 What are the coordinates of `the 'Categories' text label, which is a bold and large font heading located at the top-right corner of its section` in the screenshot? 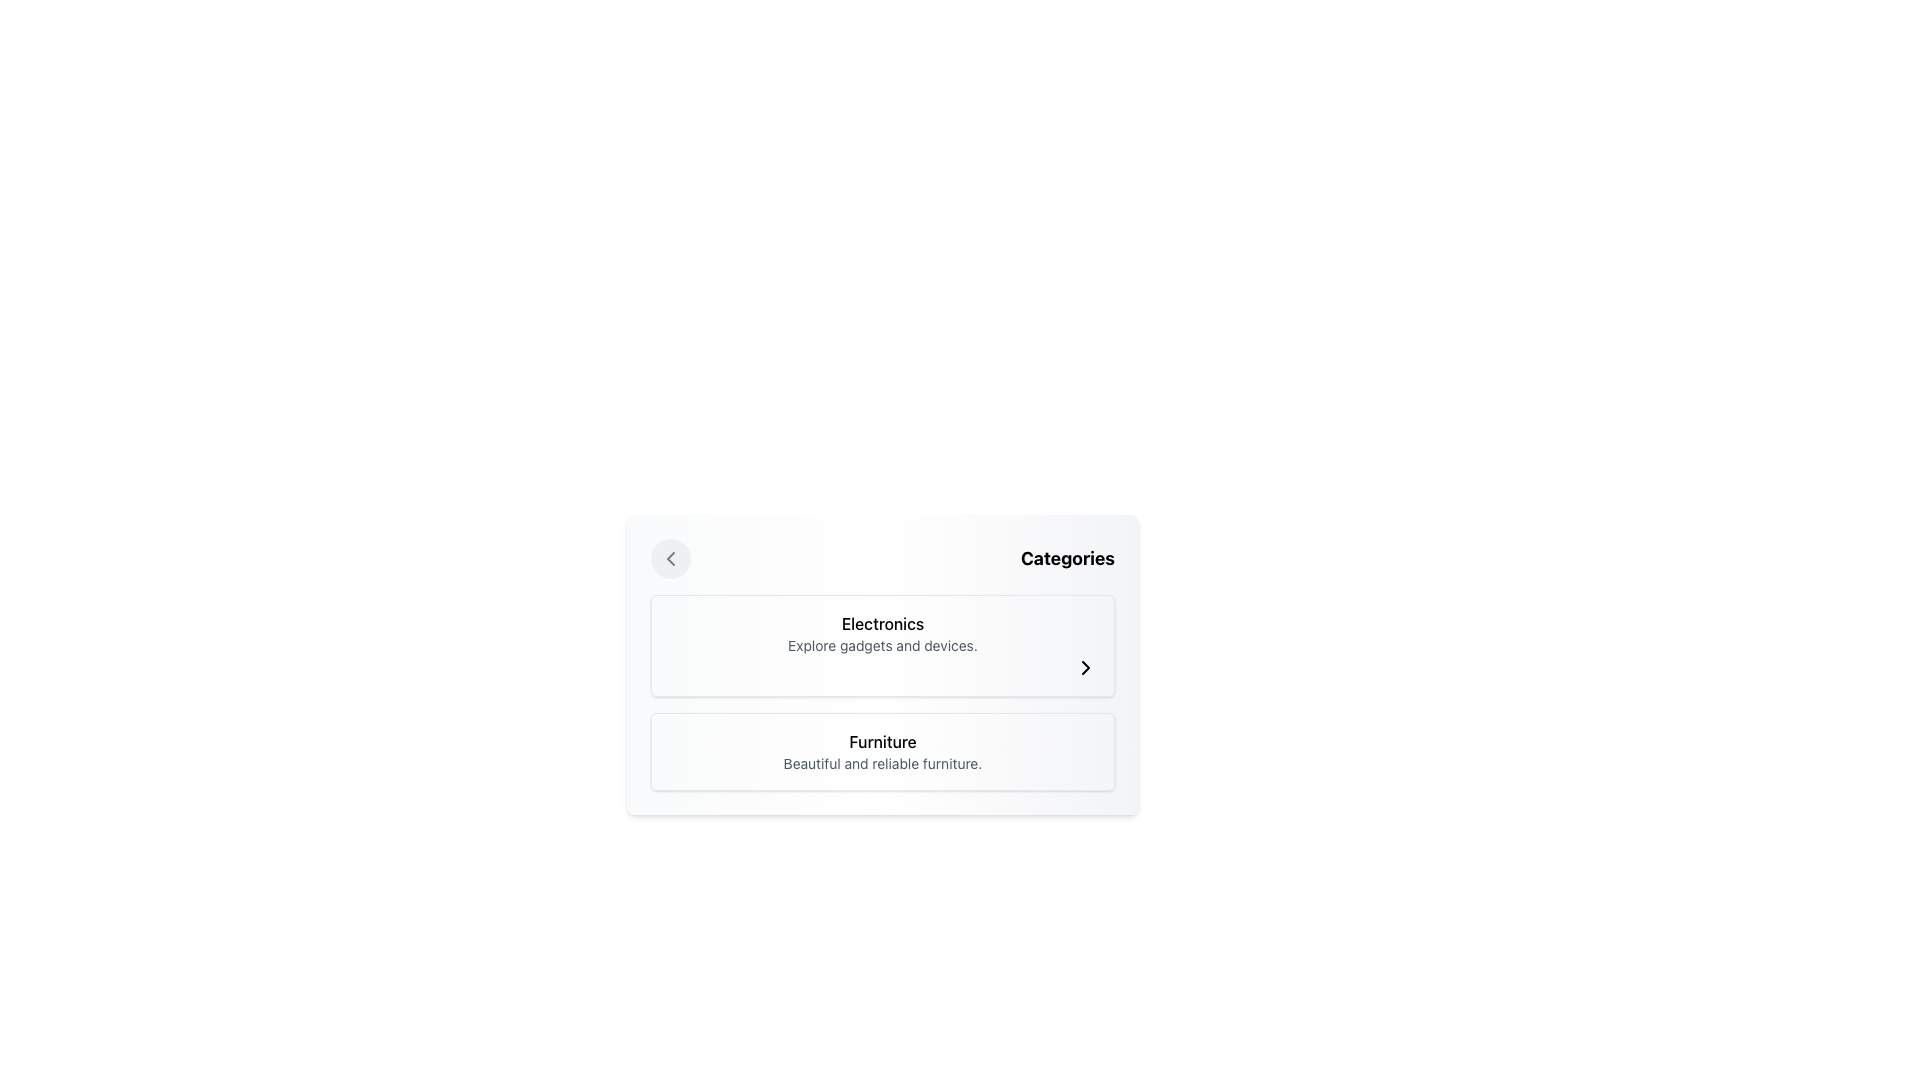 It's located at (1066, 559).